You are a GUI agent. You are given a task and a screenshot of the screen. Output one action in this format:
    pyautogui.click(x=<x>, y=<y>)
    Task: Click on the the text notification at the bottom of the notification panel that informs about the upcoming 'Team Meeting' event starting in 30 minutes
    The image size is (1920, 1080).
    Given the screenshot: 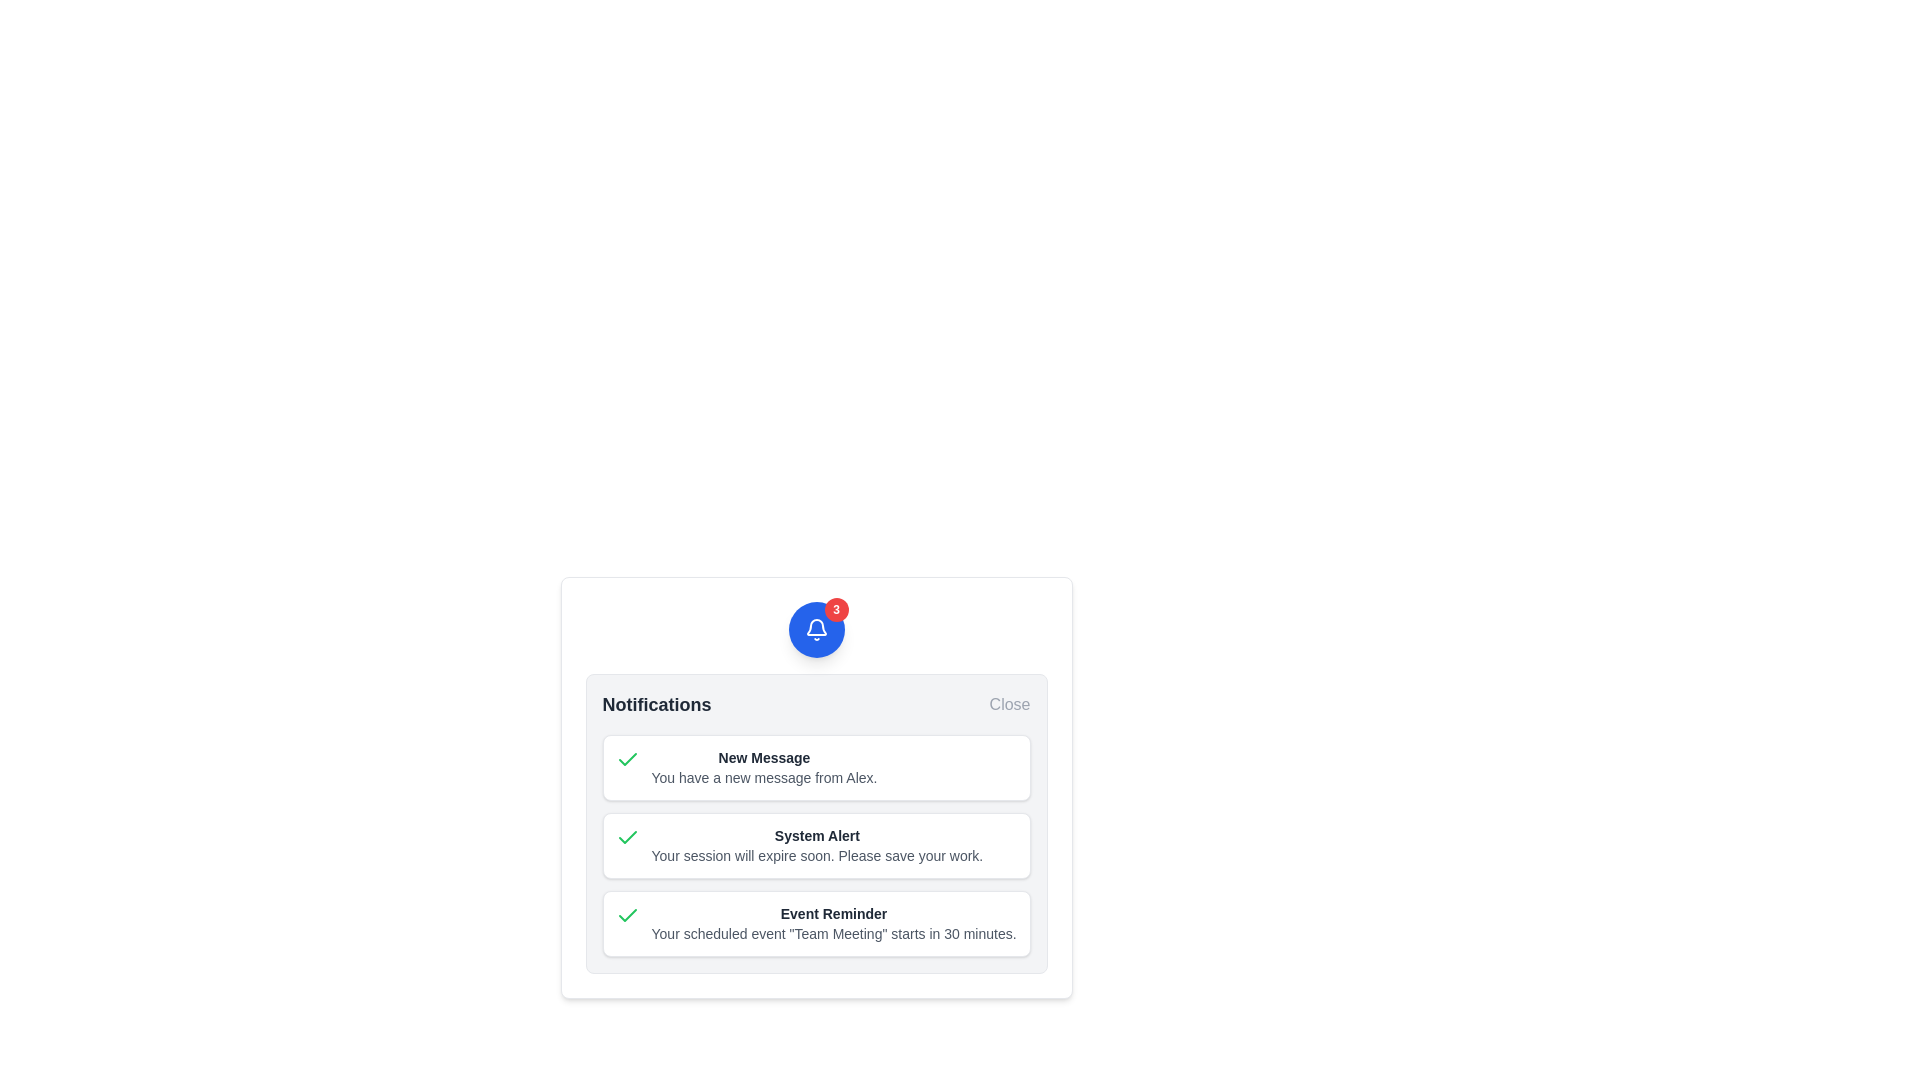 What is the action you would take?
    pyautogui.click(x=834, y=924)
    